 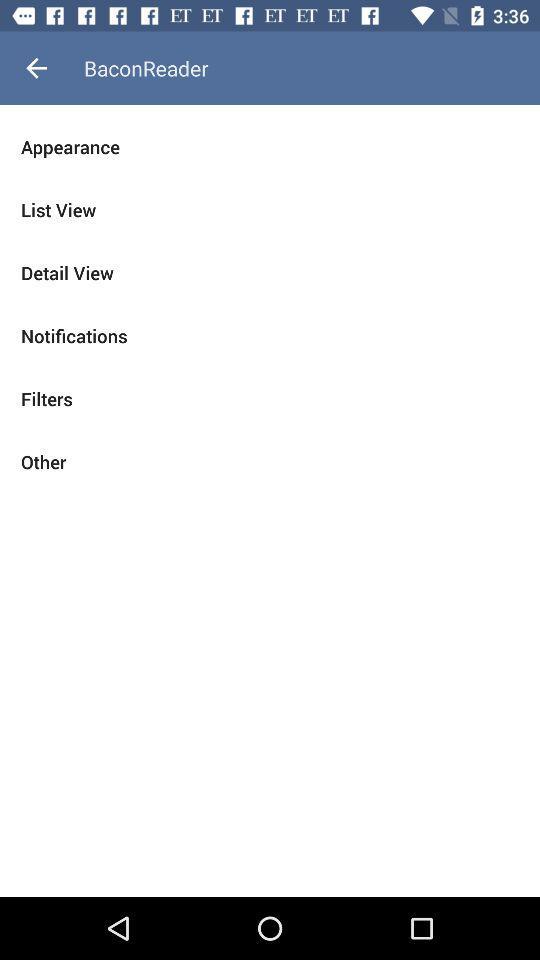 What do you see at coordinates (36, 68) in the screenshot?
I see `the icon next to baconreader` at bounding box center [36, 68].